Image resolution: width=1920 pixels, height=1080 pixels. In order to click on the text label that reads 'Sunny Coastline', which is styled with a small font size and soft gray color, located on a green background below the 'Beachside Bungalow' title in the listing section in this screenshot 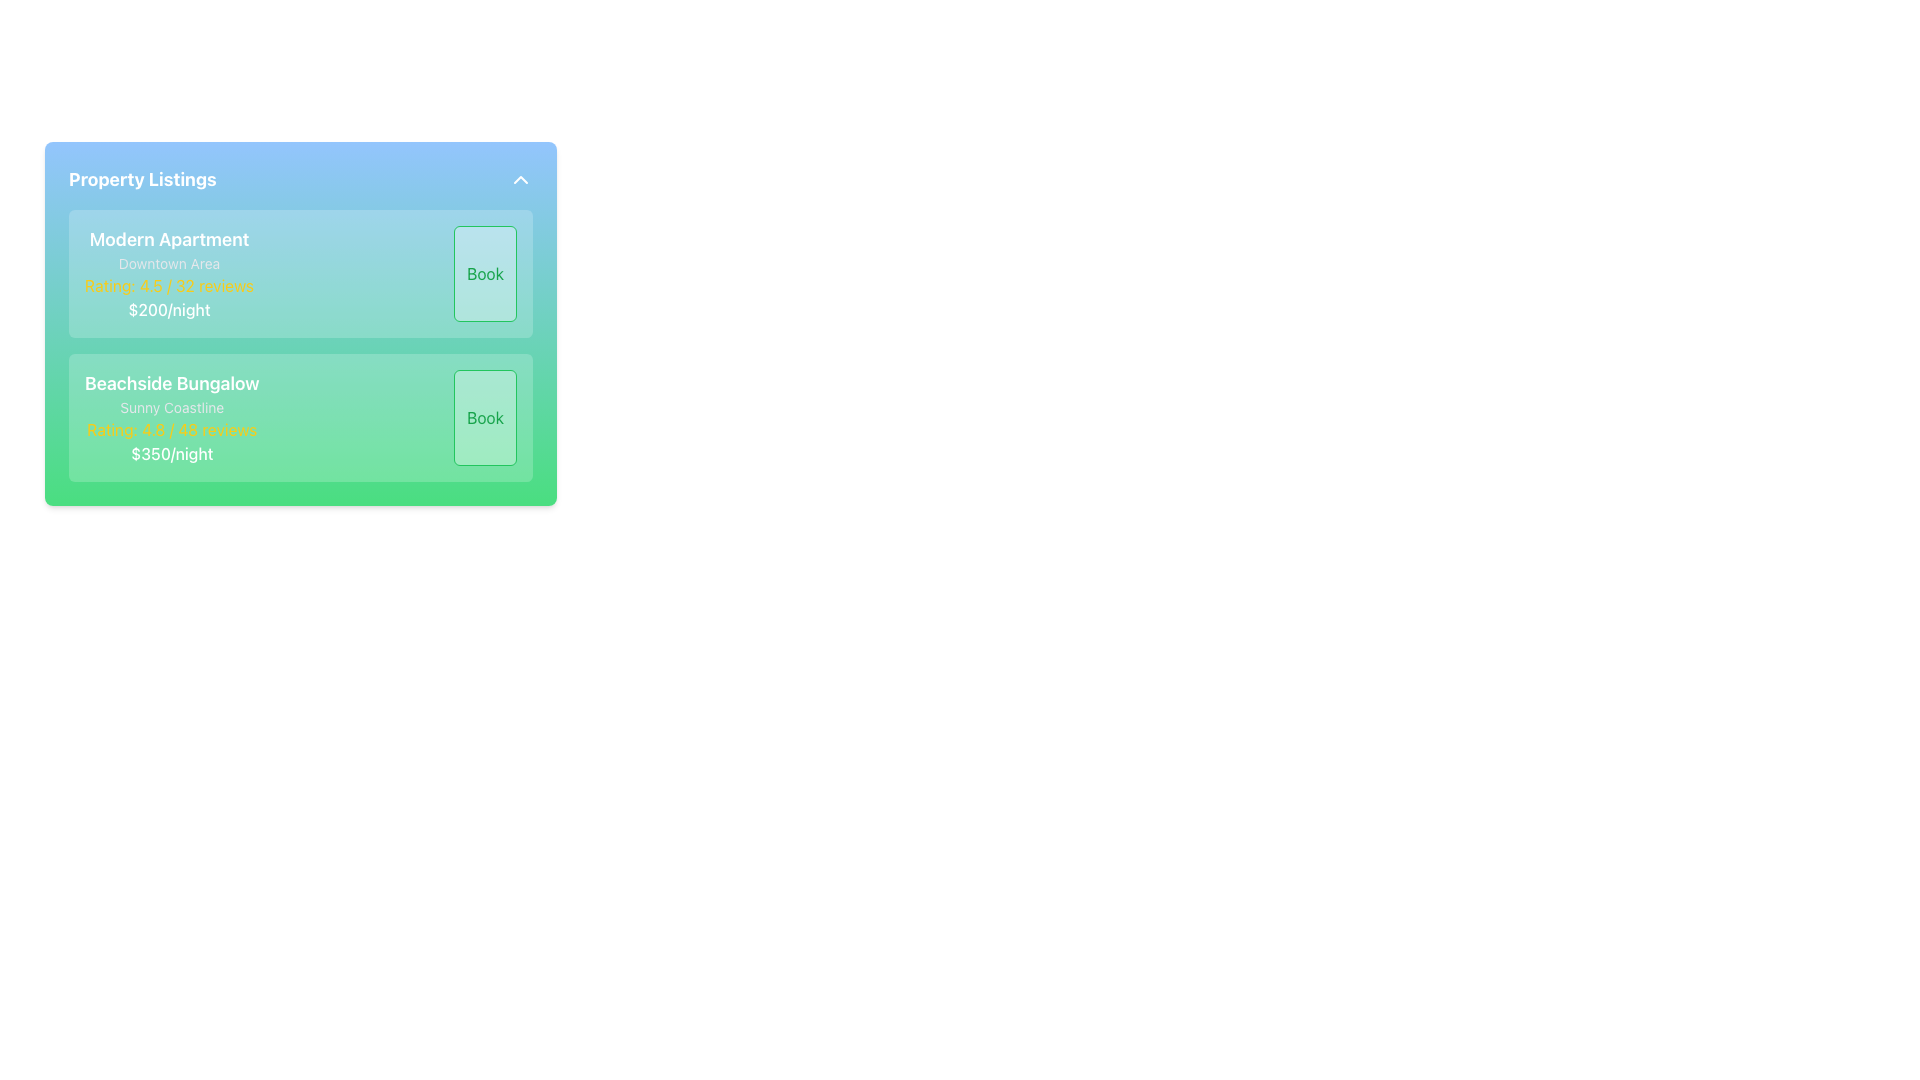, I will do `click(172, 407)`.